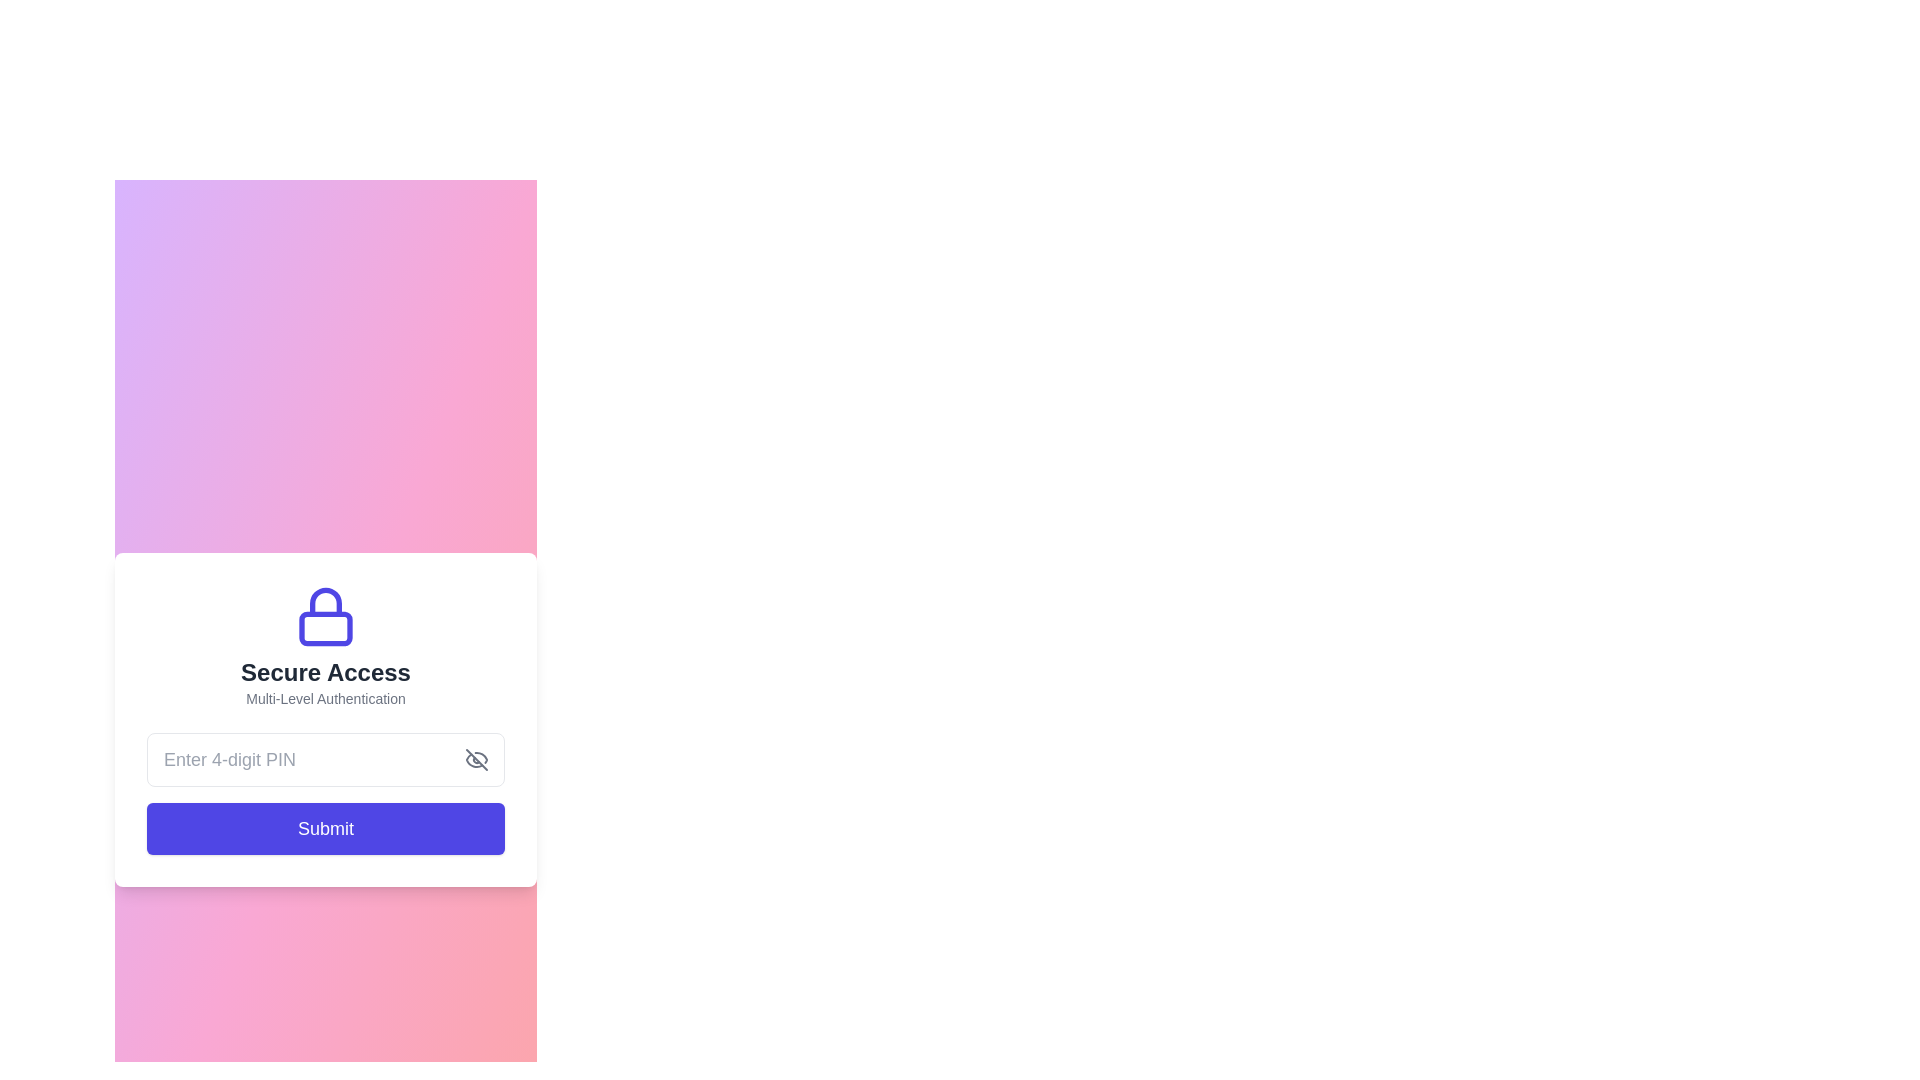 This screenshot has height=1080, width=1920. What do you see at coordinates (481, 757) in the screenshot?
I see `the eye-shaped icon to toggle its visibility mode, which is located within the 'Enter 4-digit PIN' input field, positioned towards the center-right of the field` at bounding box center [481, 757].